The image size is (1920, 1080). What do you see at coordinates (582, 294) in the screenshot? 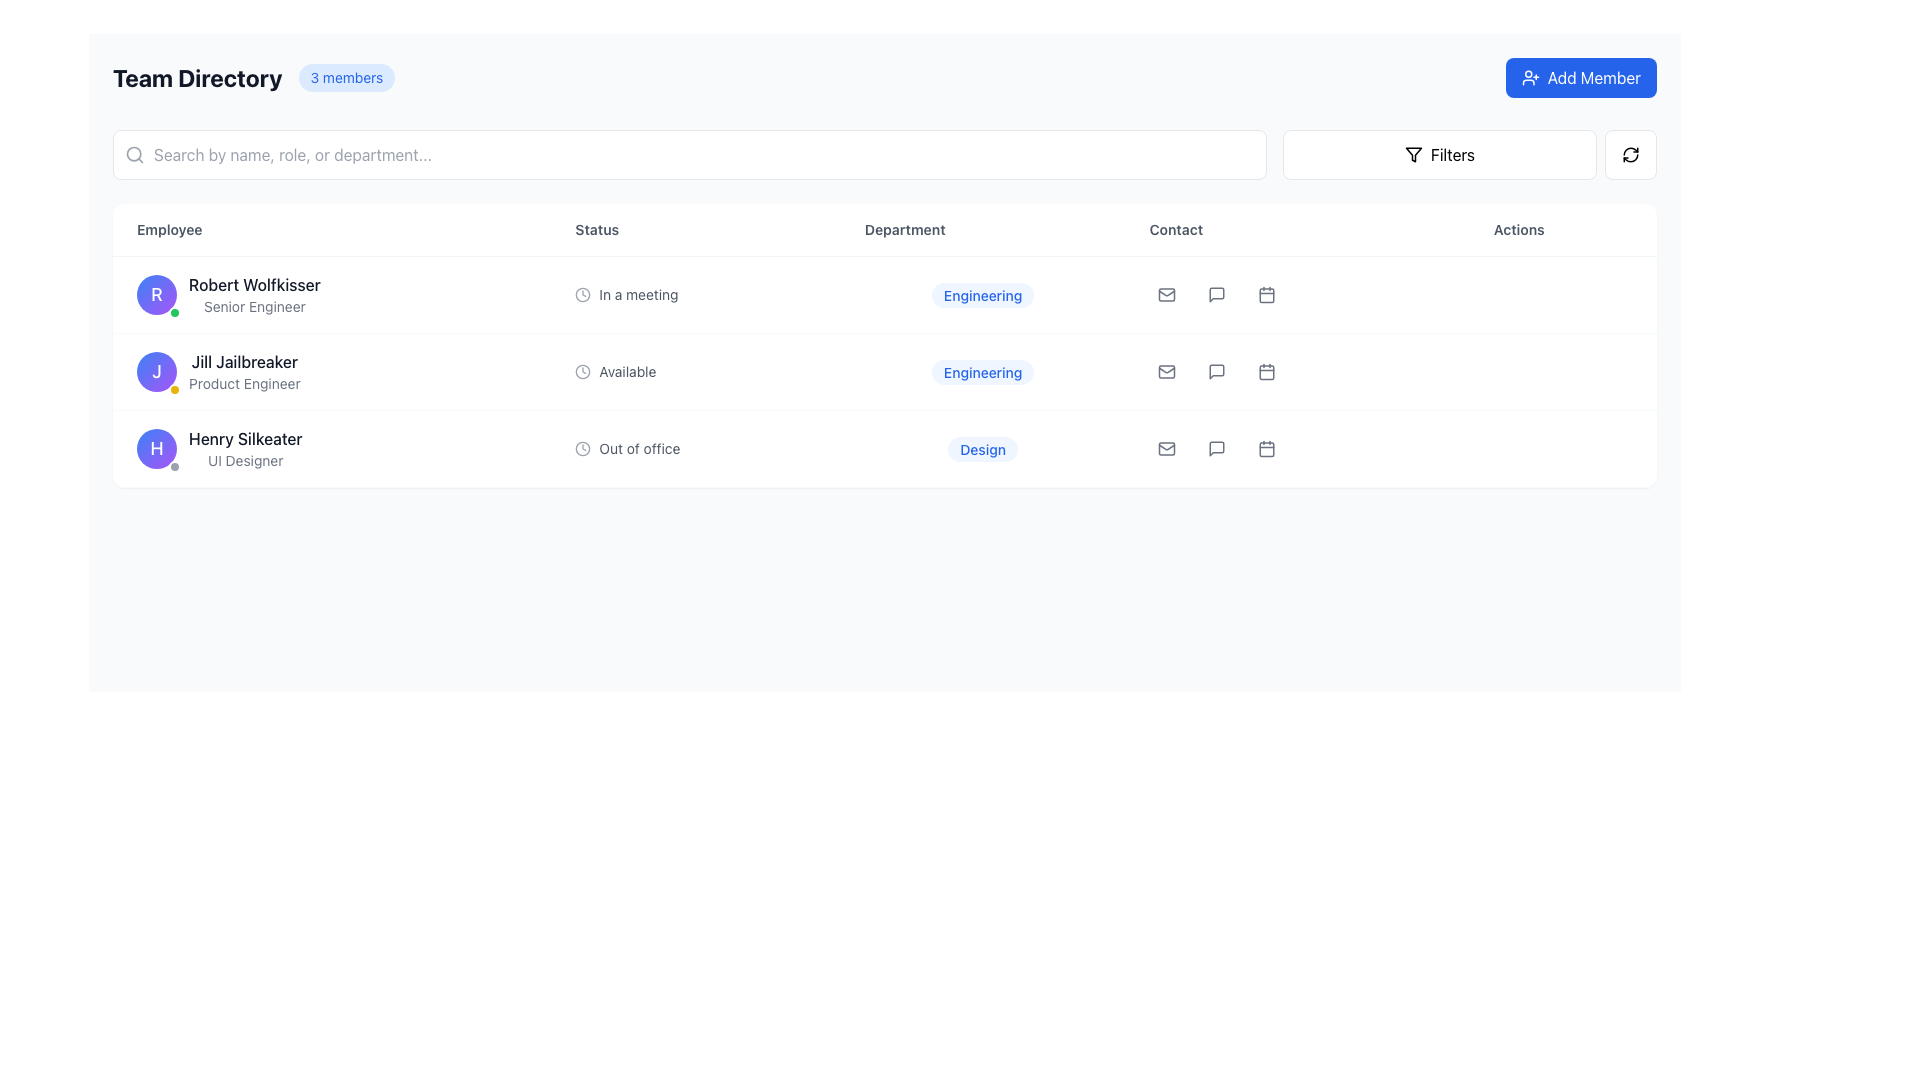
I see `the 'In a meeting' status icon located in the 'Status' column of the first row of the 'Team Directory' table, adjacent to the text 'In a meeting' for Robert Wolfkisser` at bounding box center [582, 294].